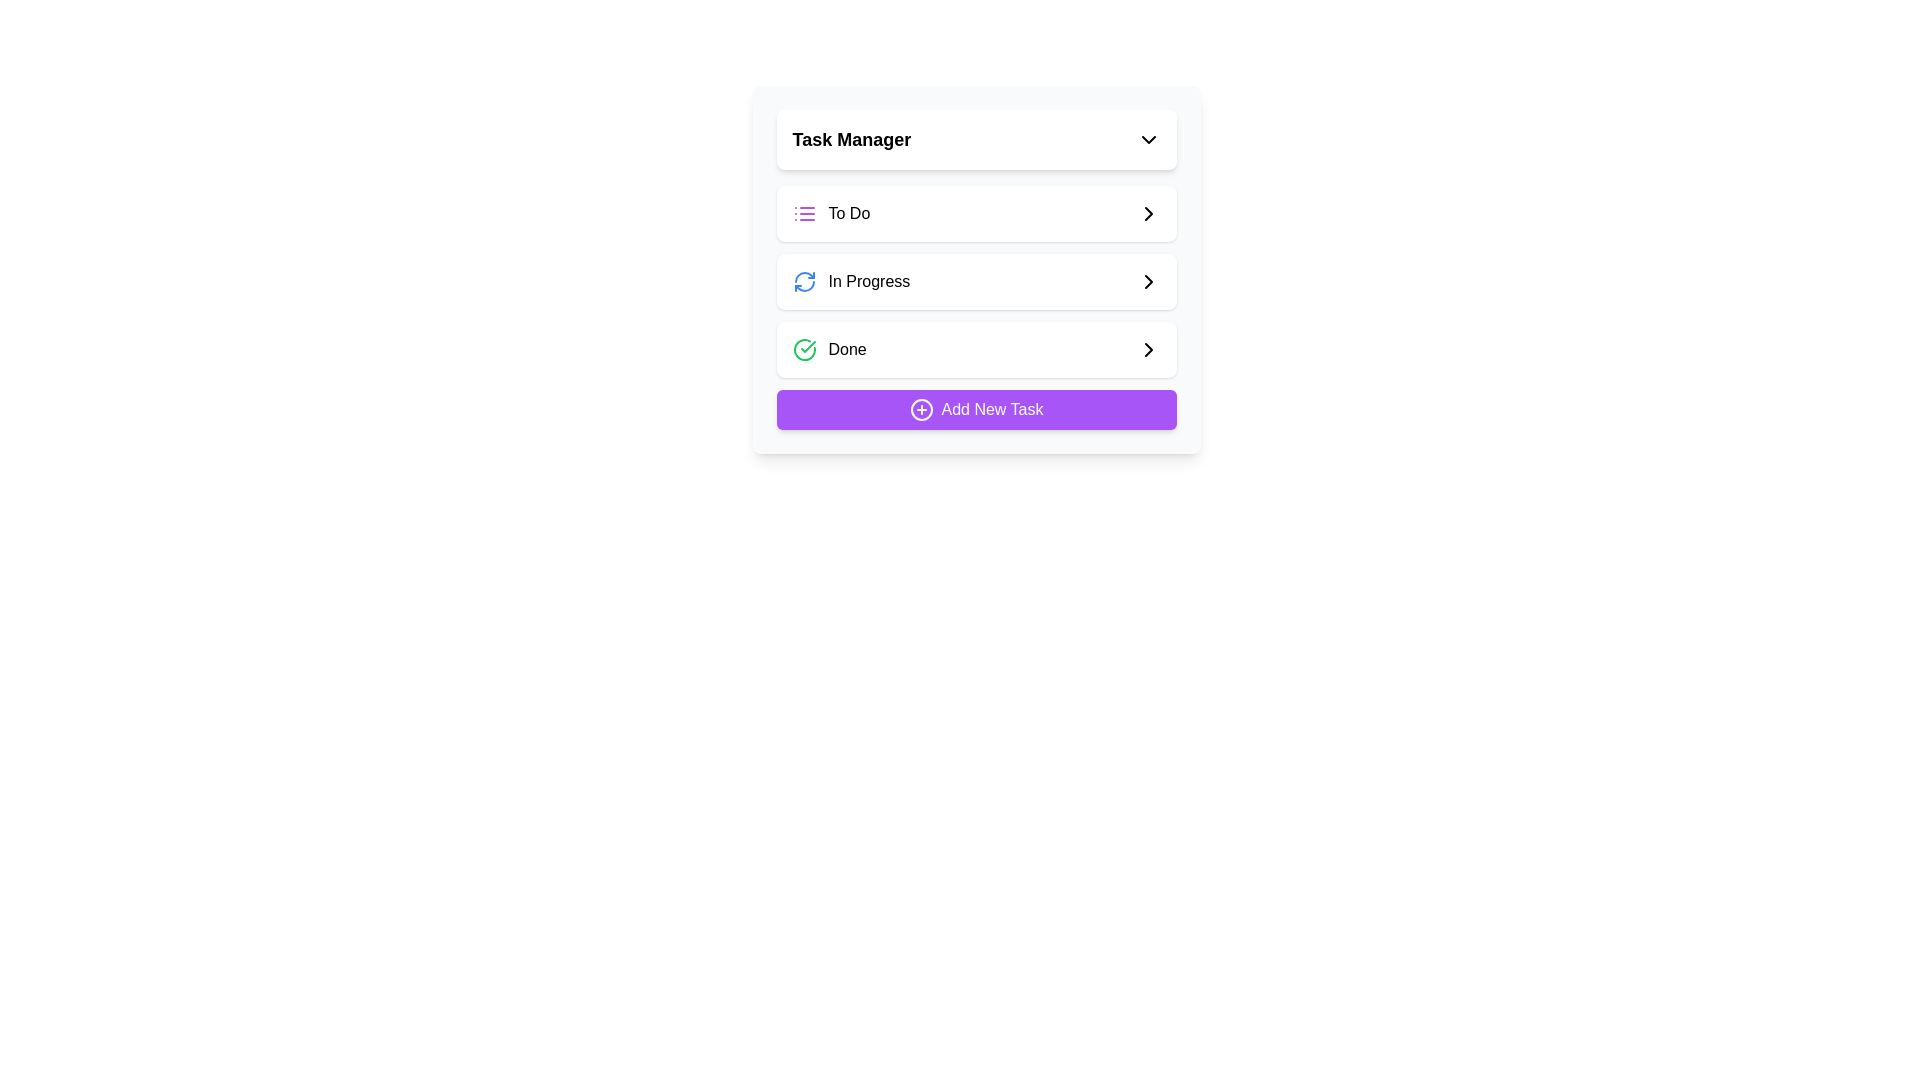  I want to click on the progress icon located in the second row of the vertical list within the 'In Progress' card, which serves as a visual cue for task progress or refresh functionality, so click(804, 281).